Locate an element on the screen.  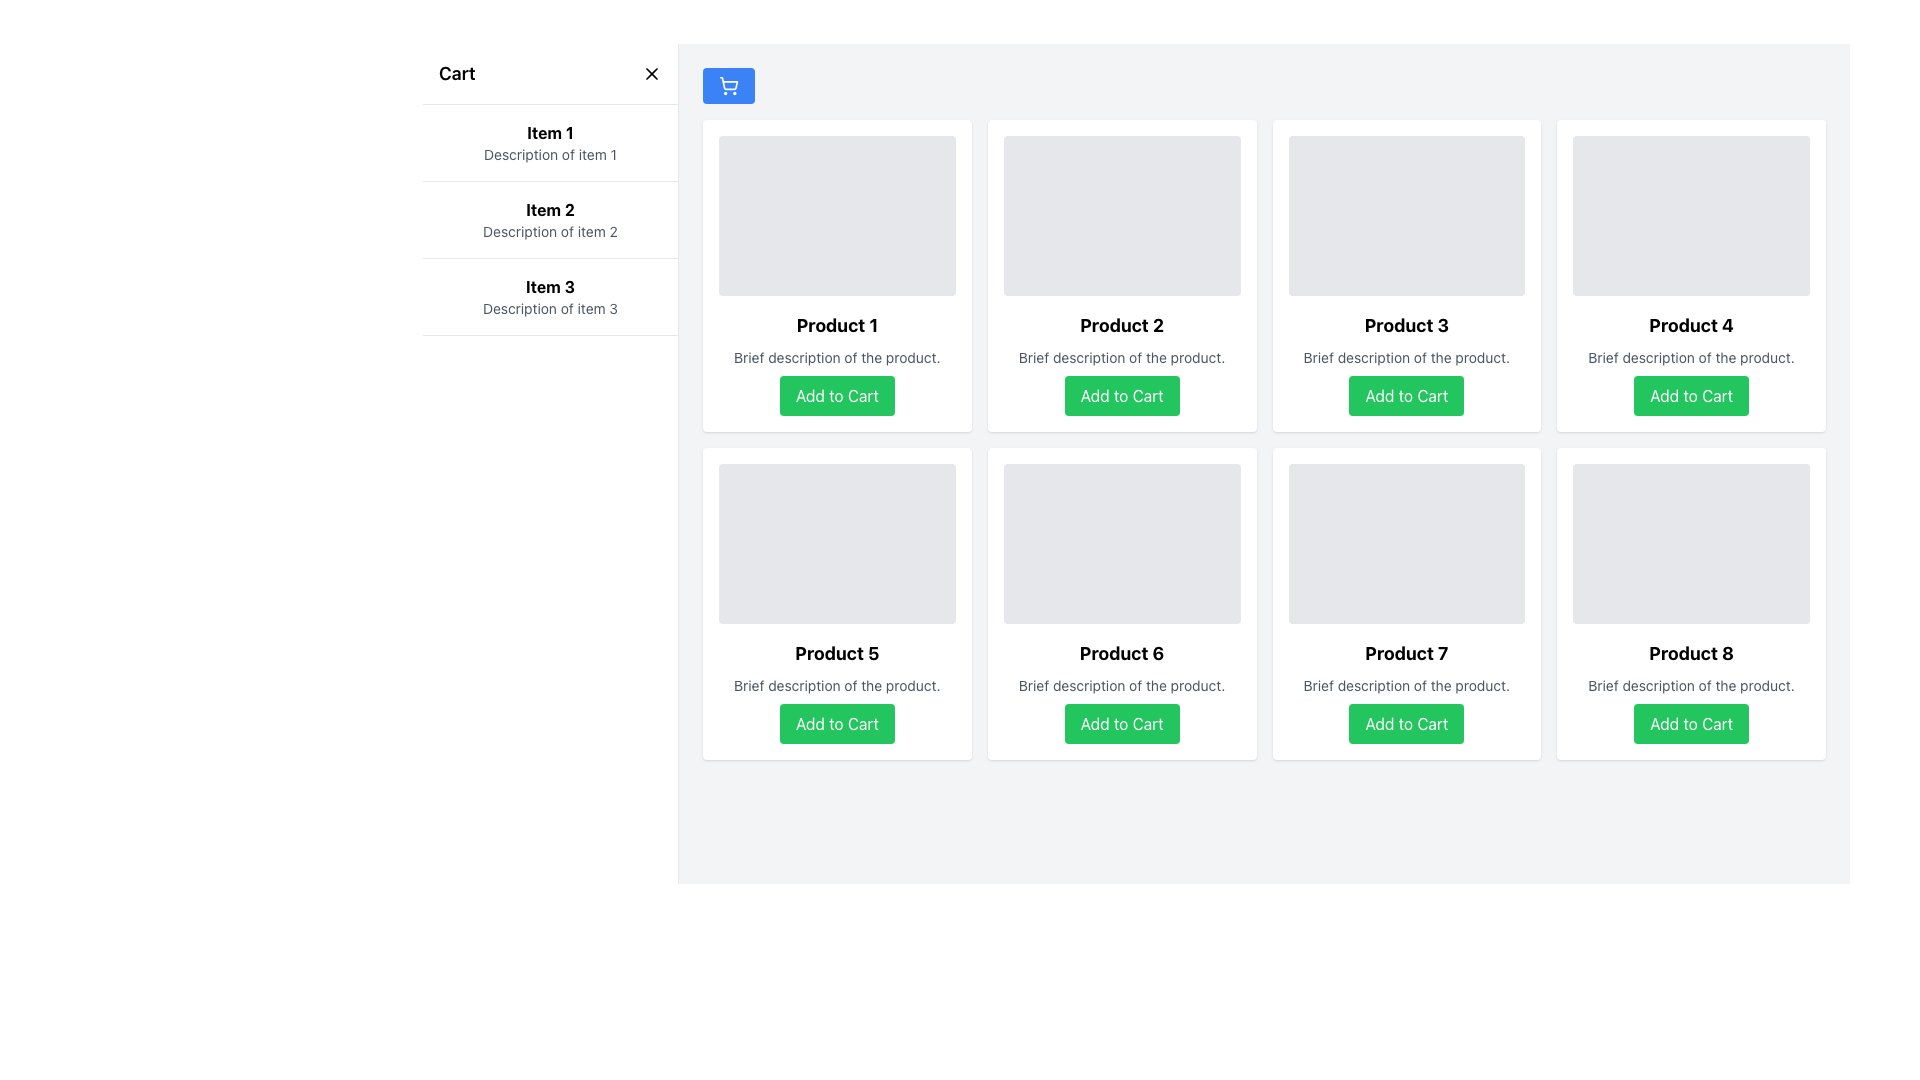
the text label reading 'Description of item 2', which is styled with a smaller font size and gray coloring, located under the bold title 'Item 2' in the left sidebar's vertical list is located at coordinates (550, 230).